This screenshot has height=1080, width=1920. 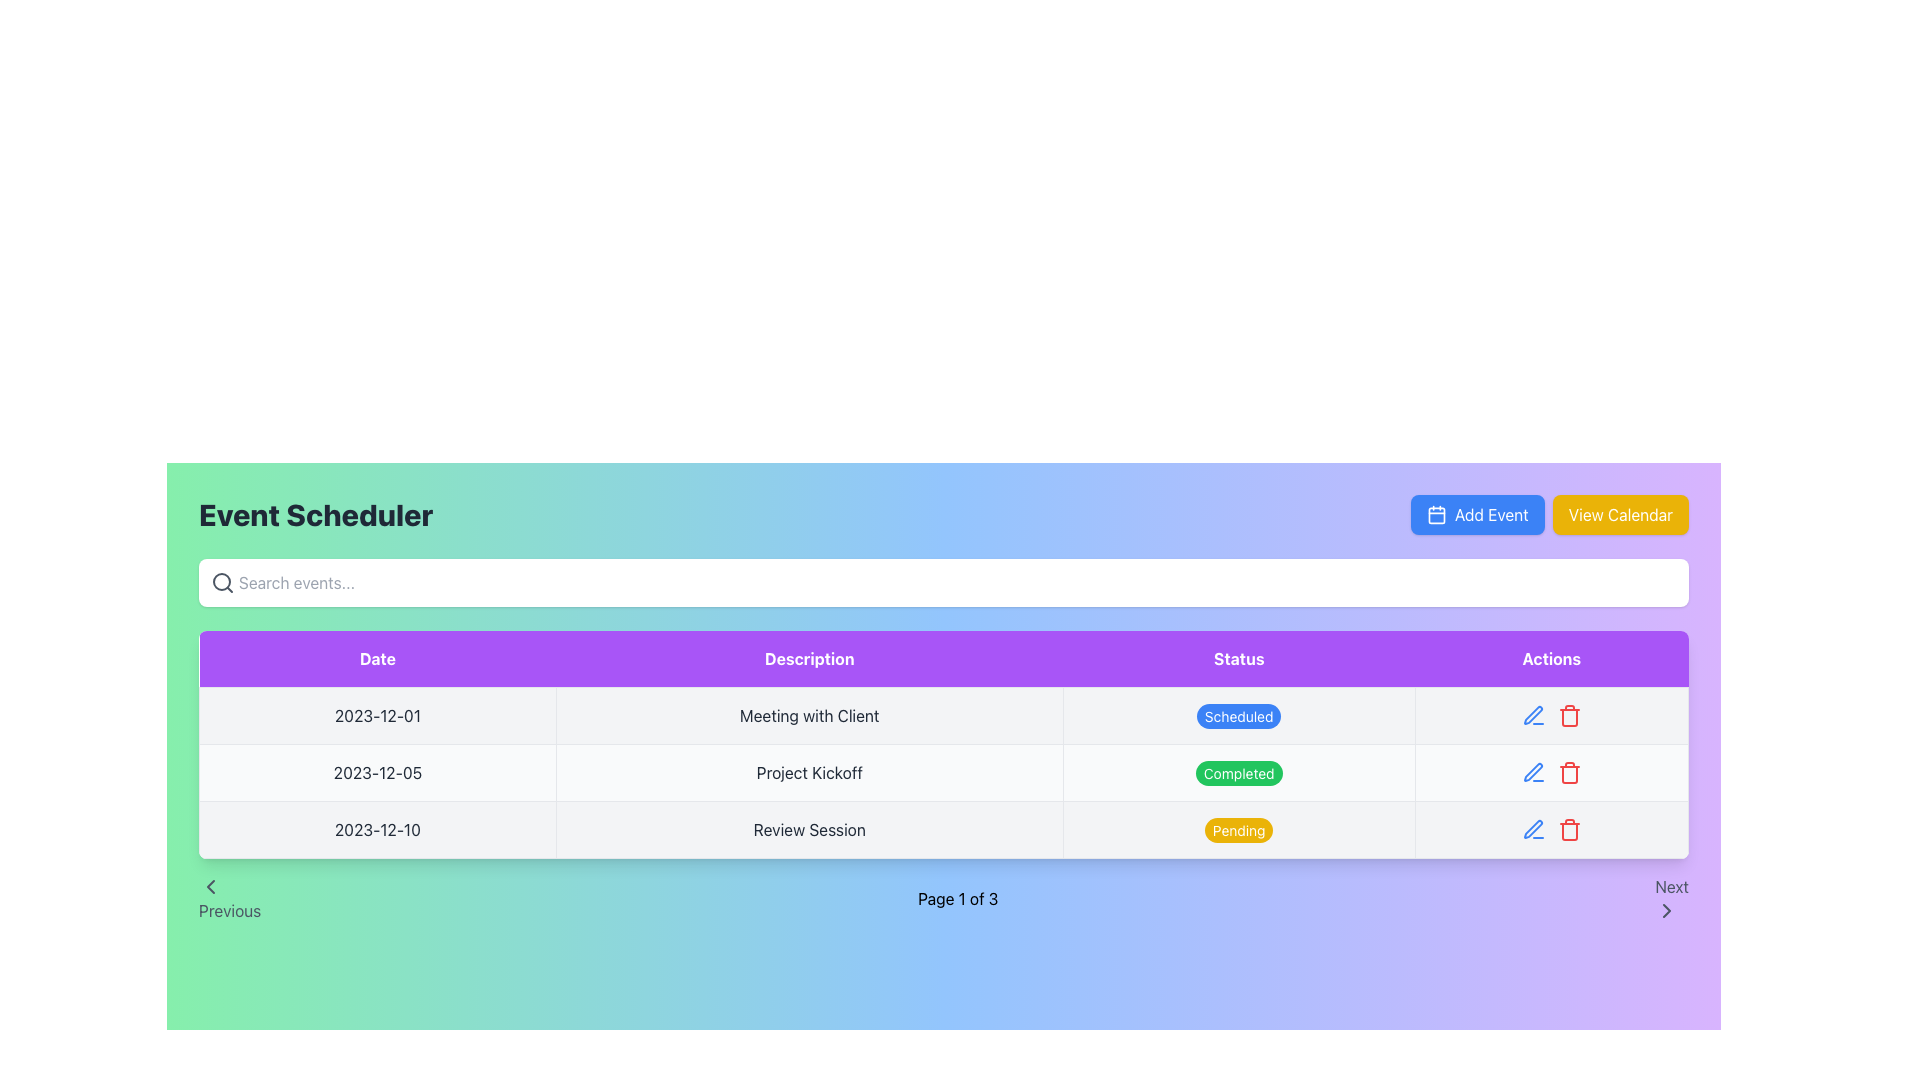 What do you see at coordinates (1532, 771) in the screenshot?
I see `the blue pen-shaped icon button in the 'Actions' column of the second row corresponding to 'Project Kickoff' to change its color` at bounding box center [1532, 771].